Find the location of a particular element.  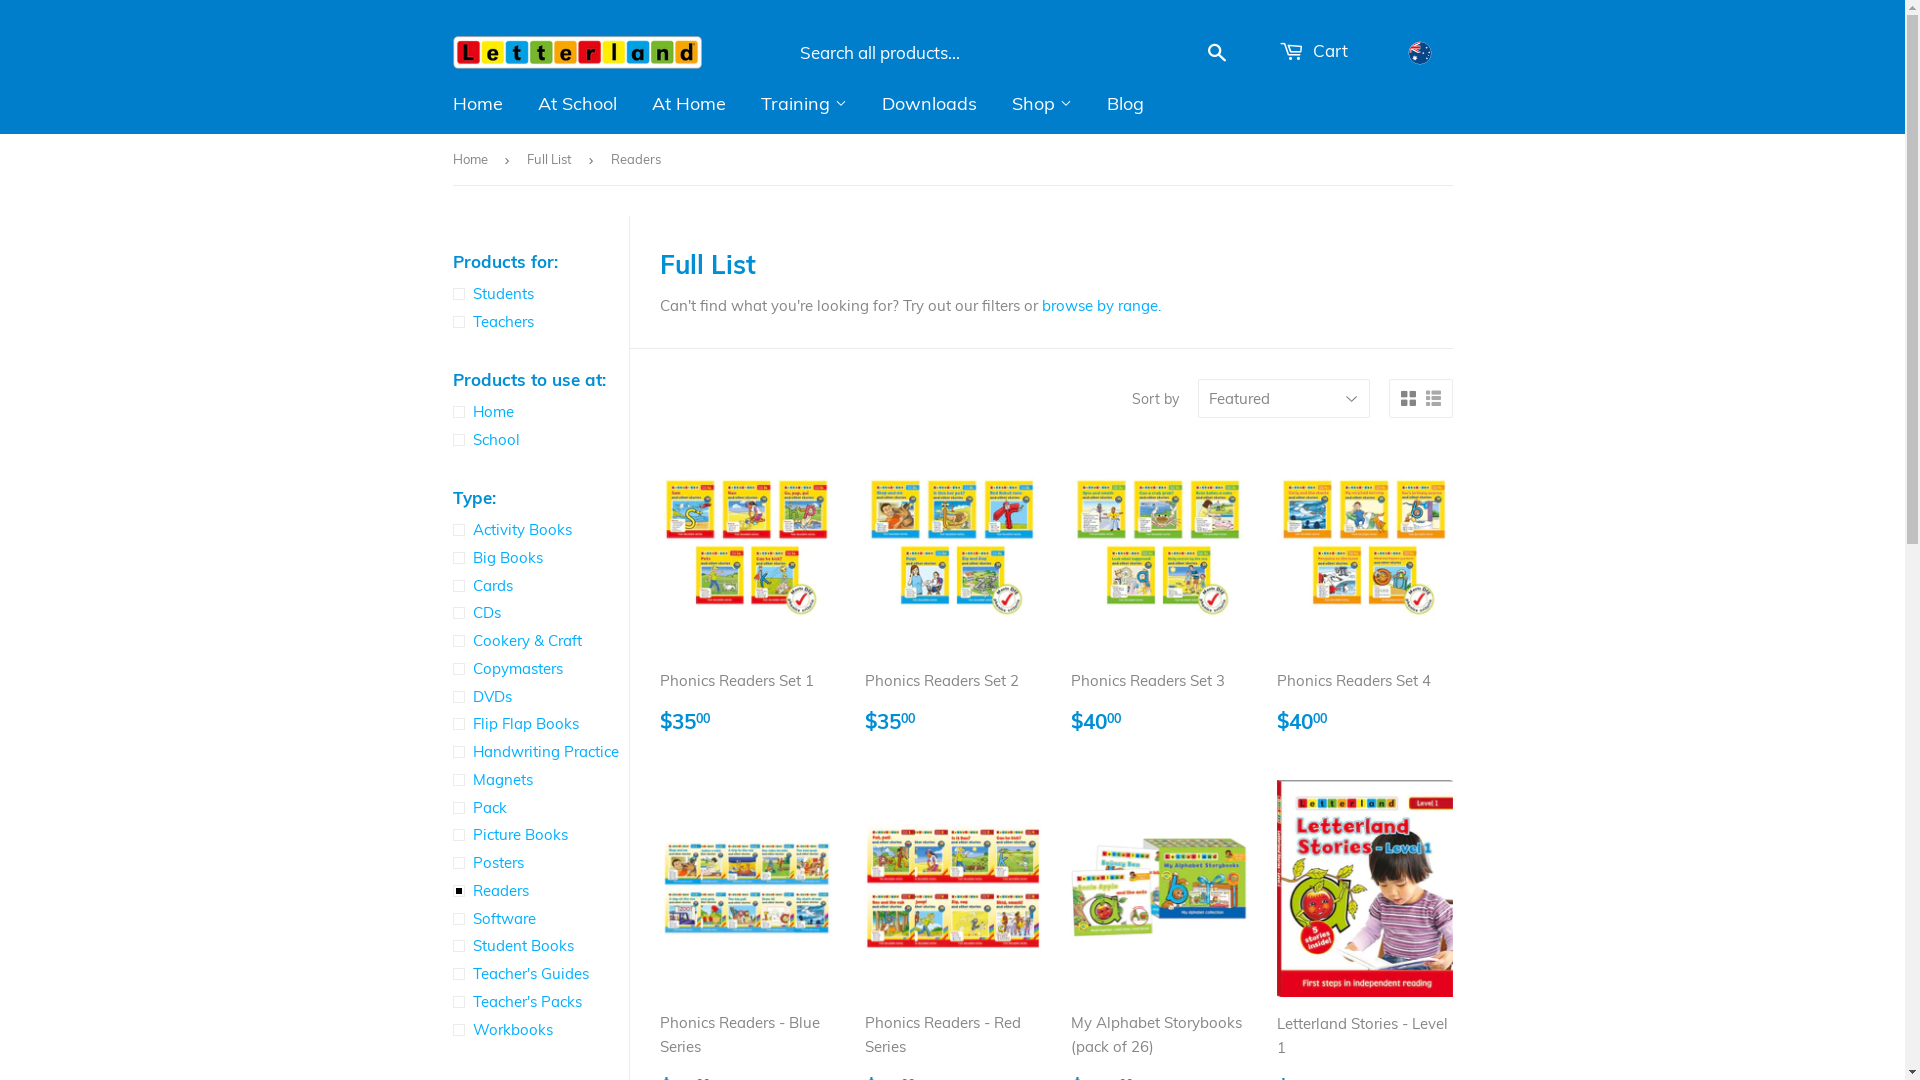

'Cards' is located at coordinates (539, 585).